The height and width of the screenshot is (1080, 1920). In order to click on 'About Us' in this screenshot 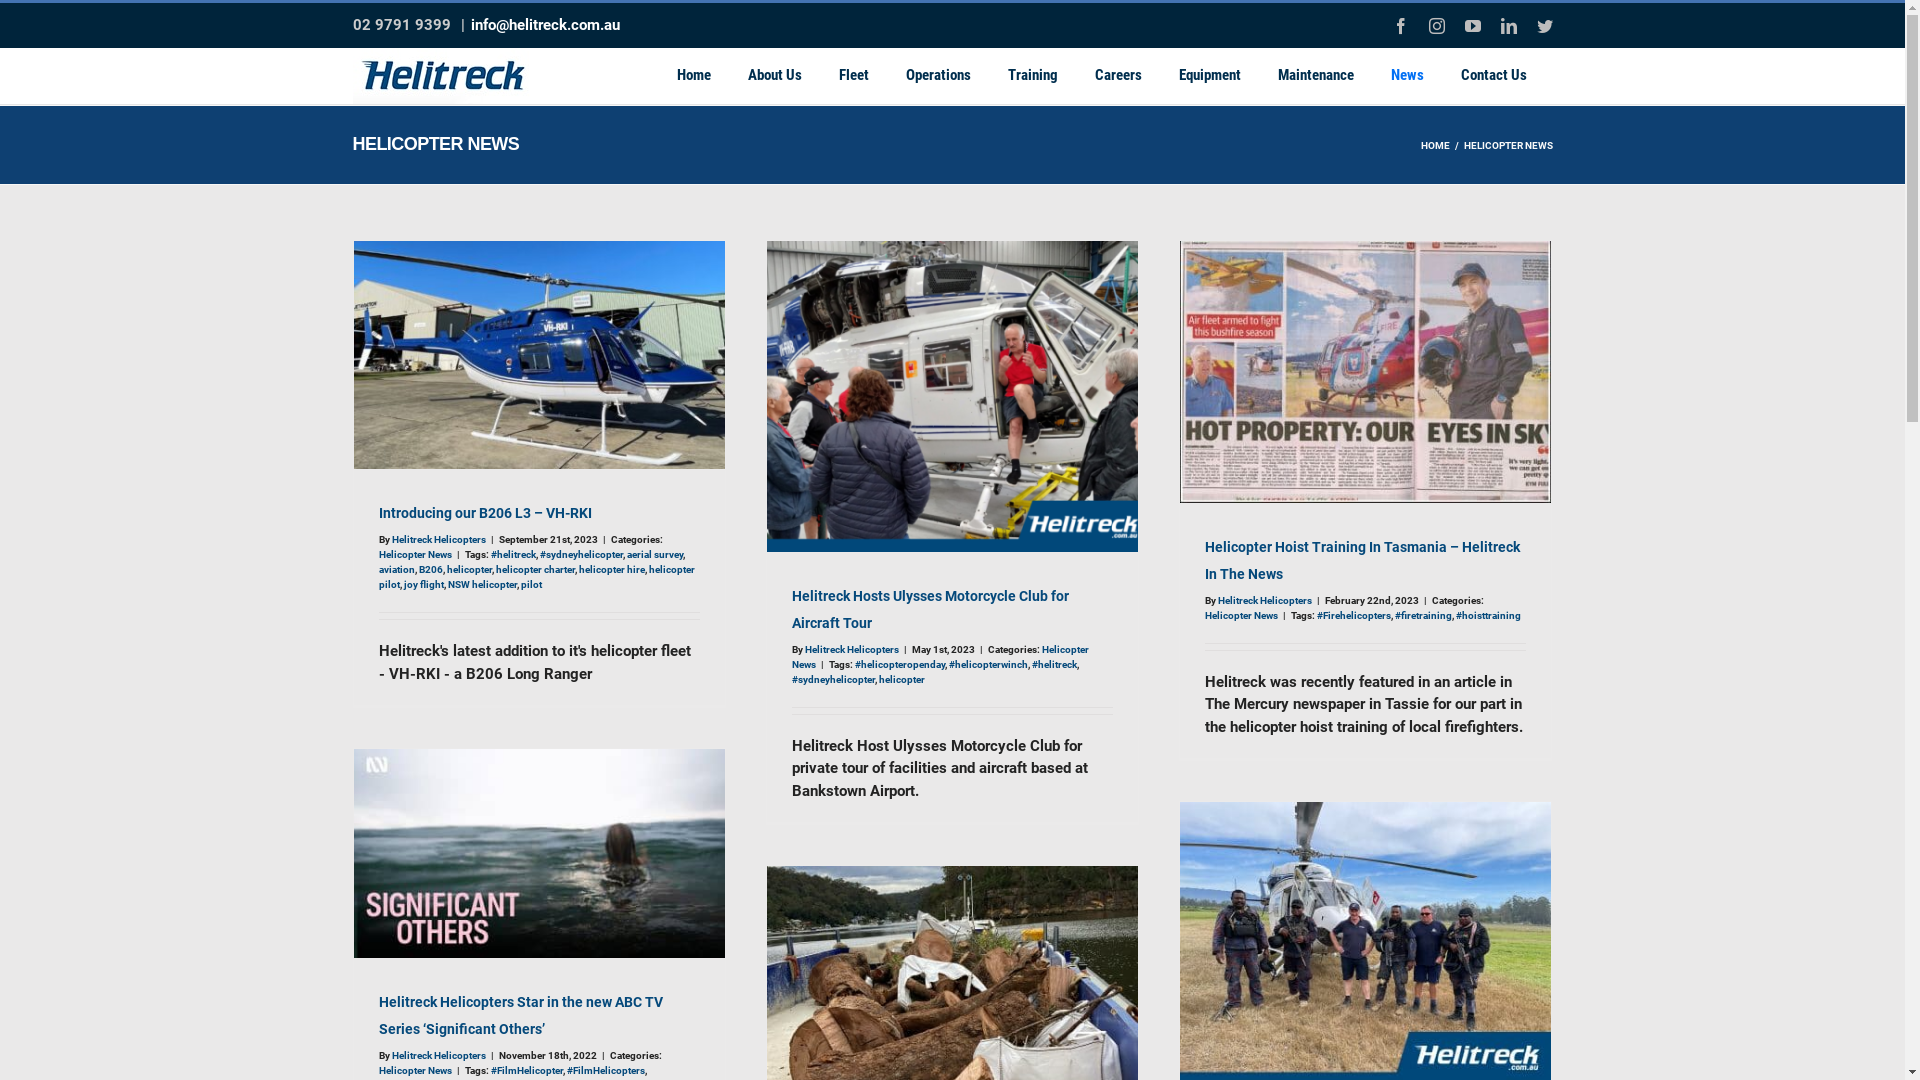, I will do `click(772, 74)`.